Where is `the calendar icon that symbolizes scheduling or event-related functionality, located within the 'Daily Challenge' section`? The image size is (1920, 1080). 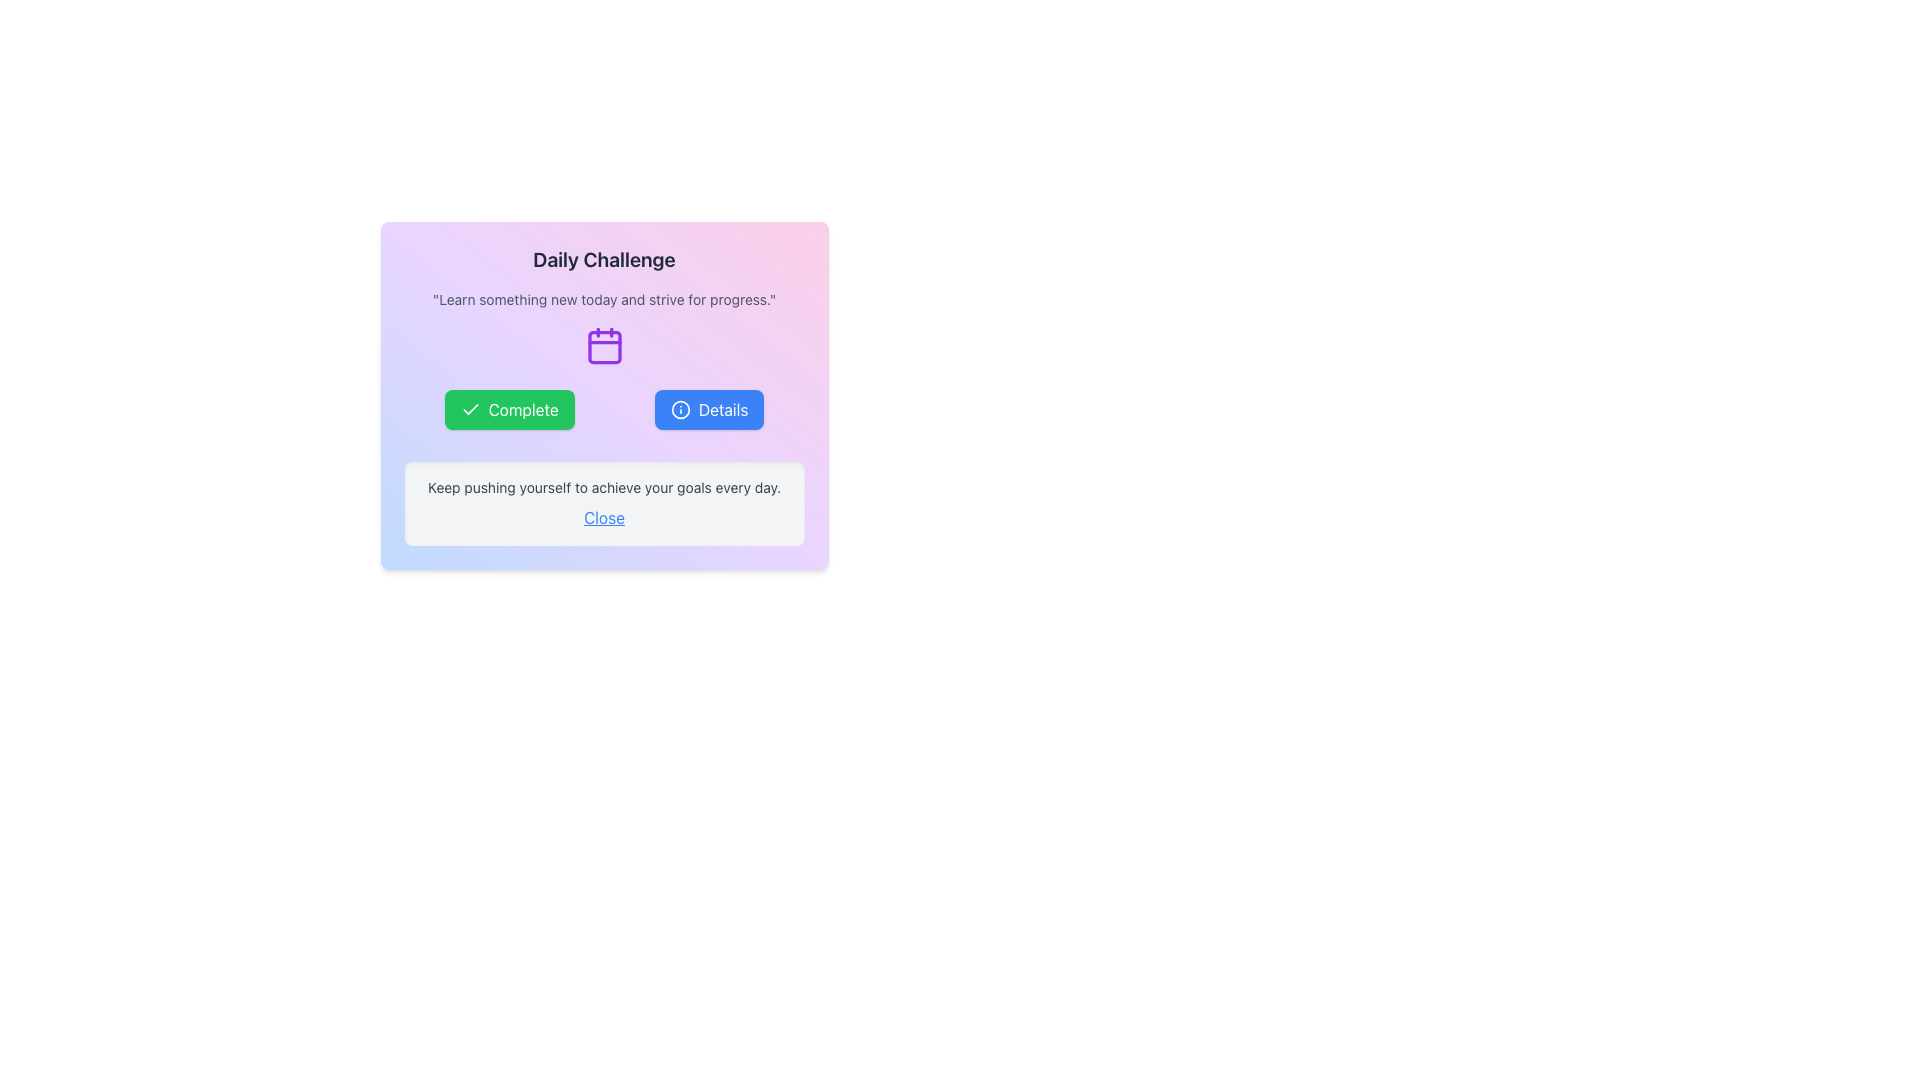 the calendar icon that symbolizes scheduling or event-related functionality, located within the 'Daily Challenge' section is located at coordinates (603, 345).